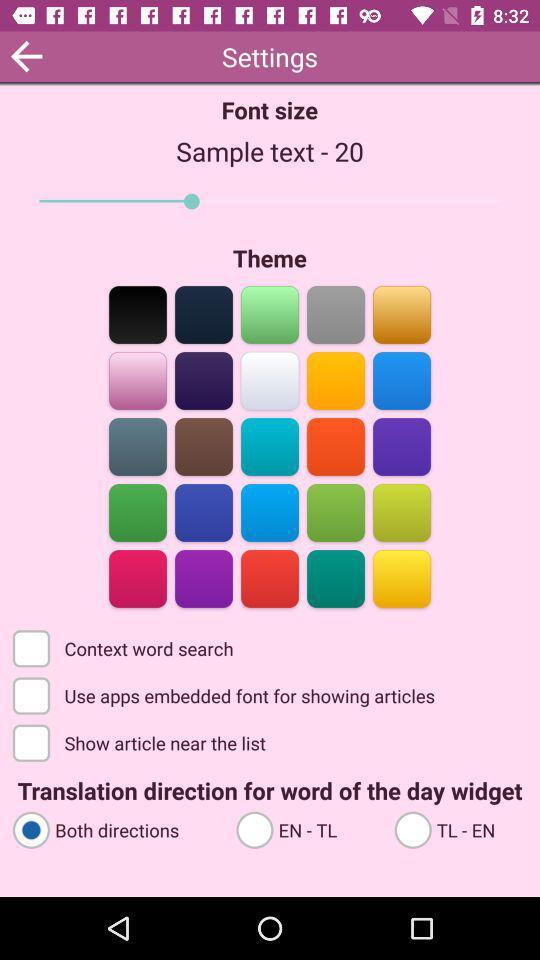  I want to click on set it green, so click(137, 510).